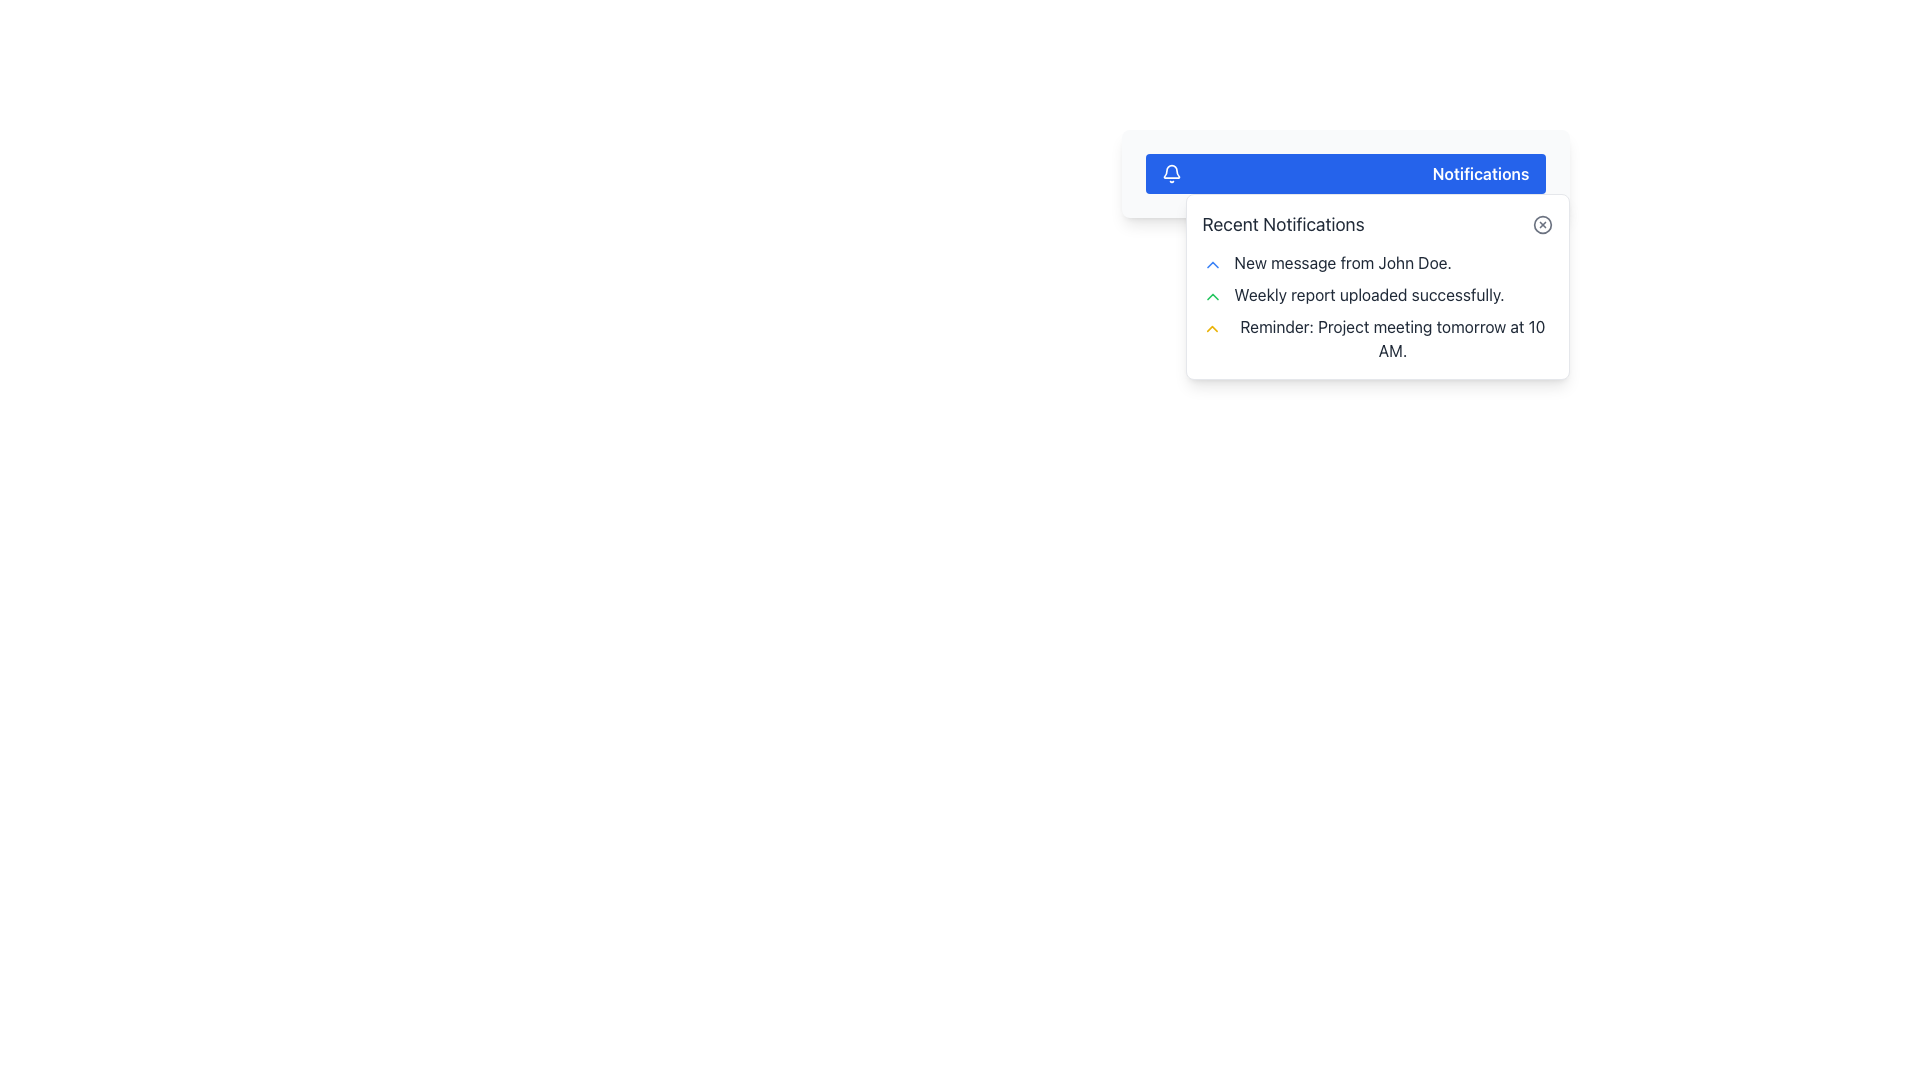  What do you see at coordinates (1211, 264) in the screenshot?
I see `the chevron icon located at the leftmost side of the notification indicating a new message from 'John Doe'` at bounding box center [1211, 264].